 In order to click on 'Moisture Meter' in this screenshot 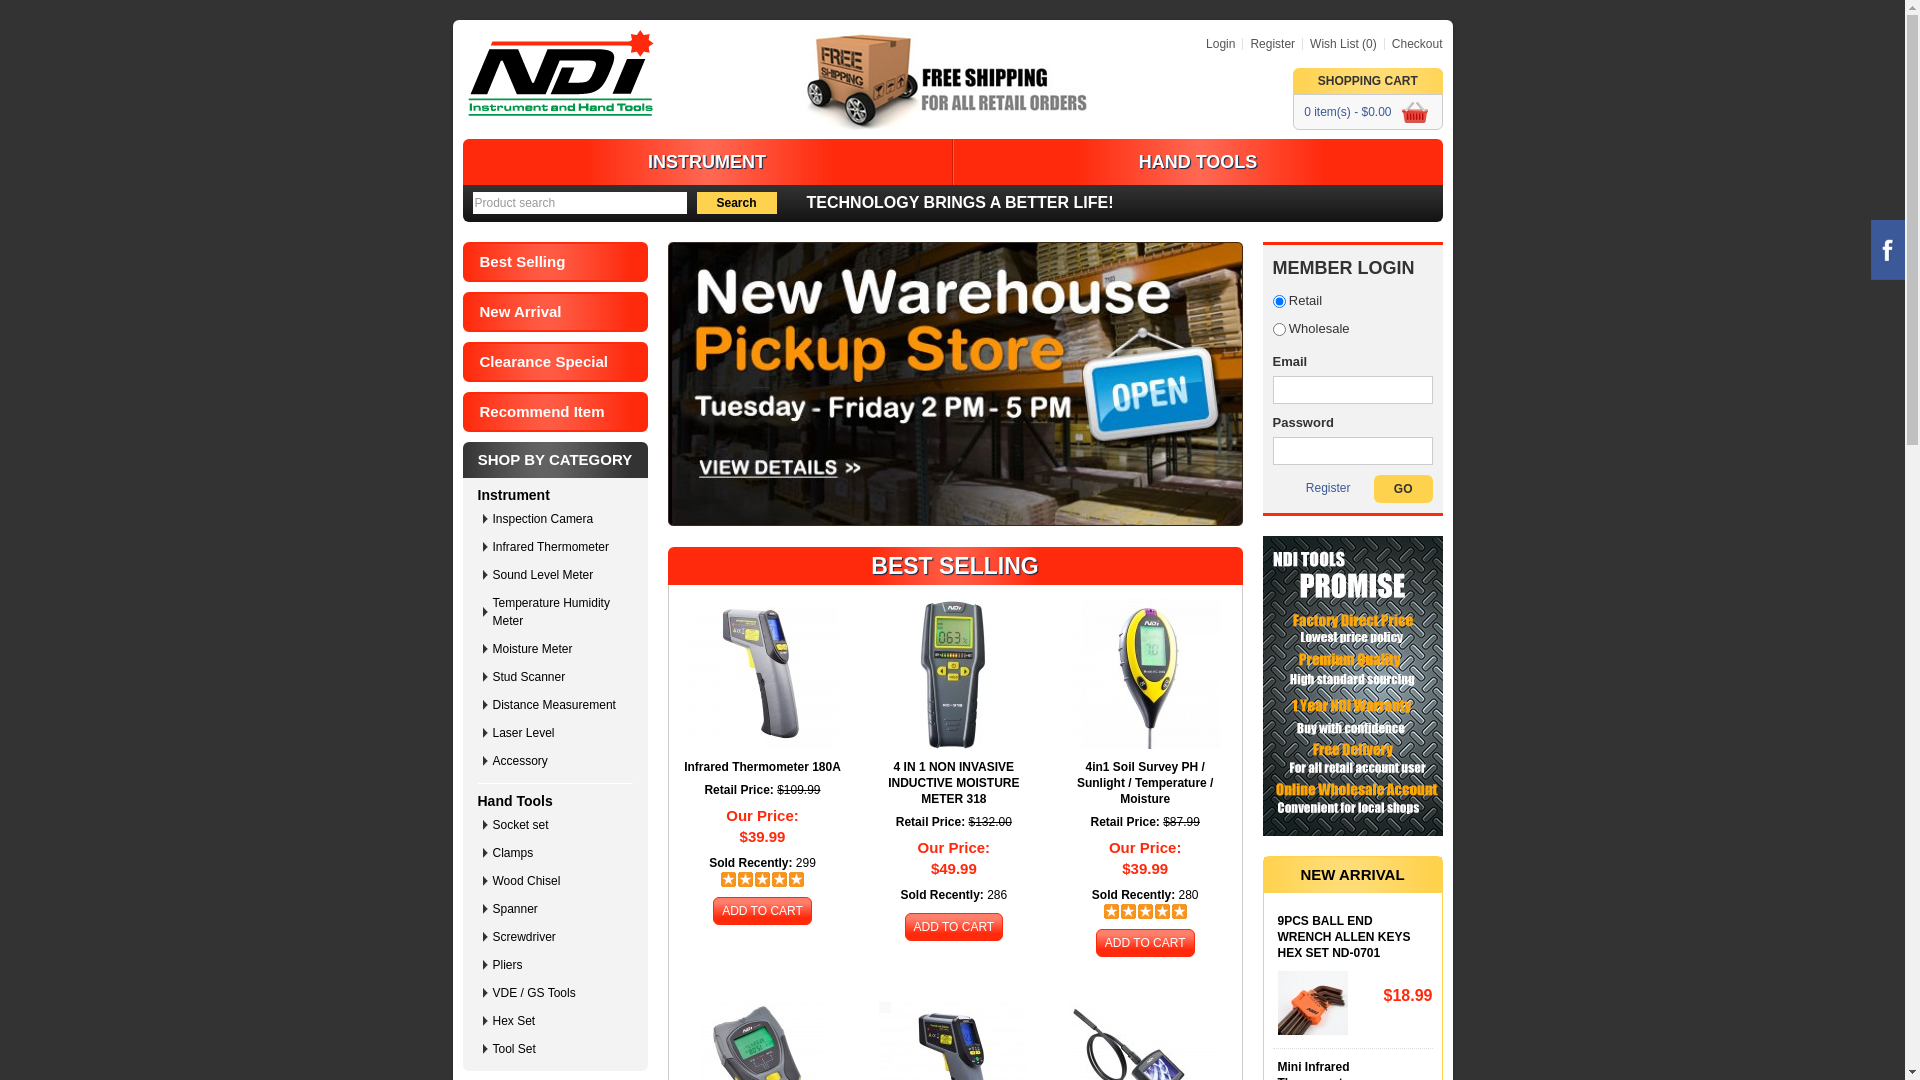, I will do `click(559, 648)`.